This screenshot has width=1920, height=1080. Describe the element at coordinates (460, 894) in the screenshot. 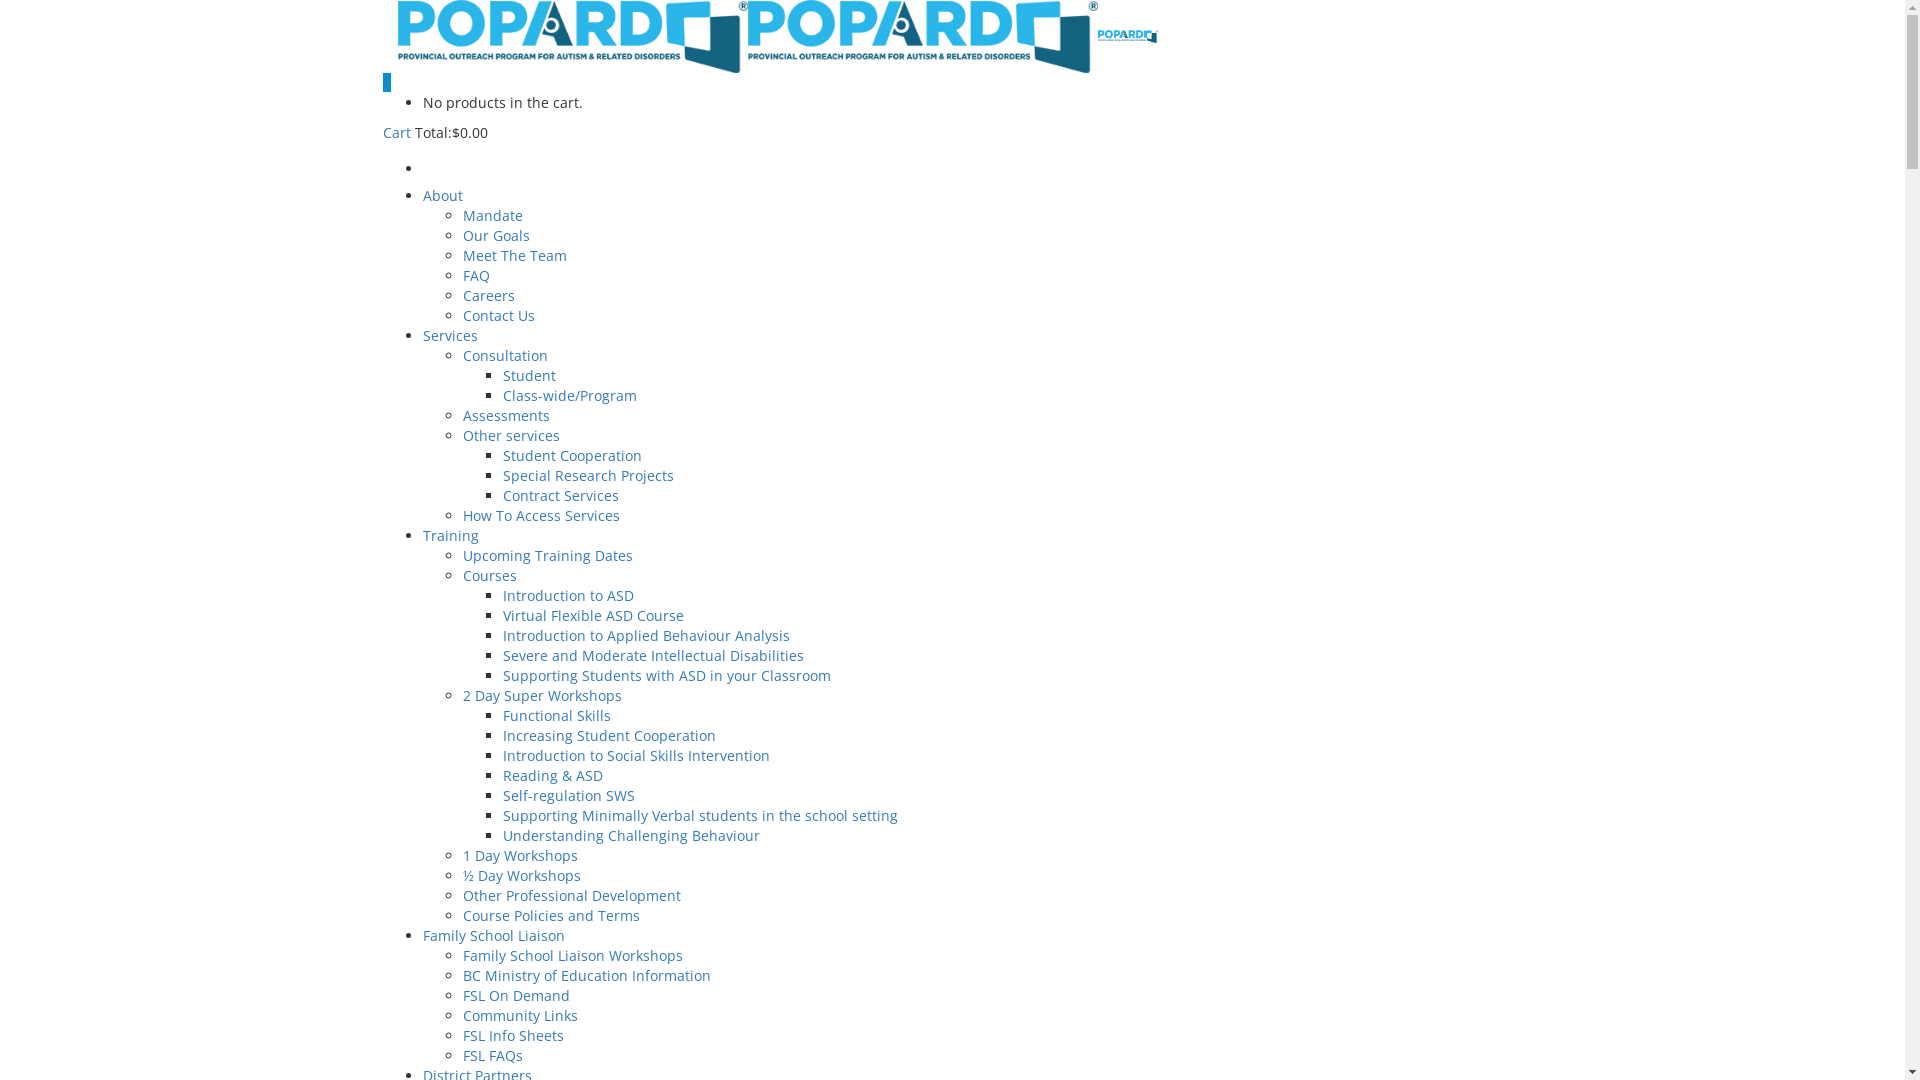

I see `'Other Professional Development'` at that location.